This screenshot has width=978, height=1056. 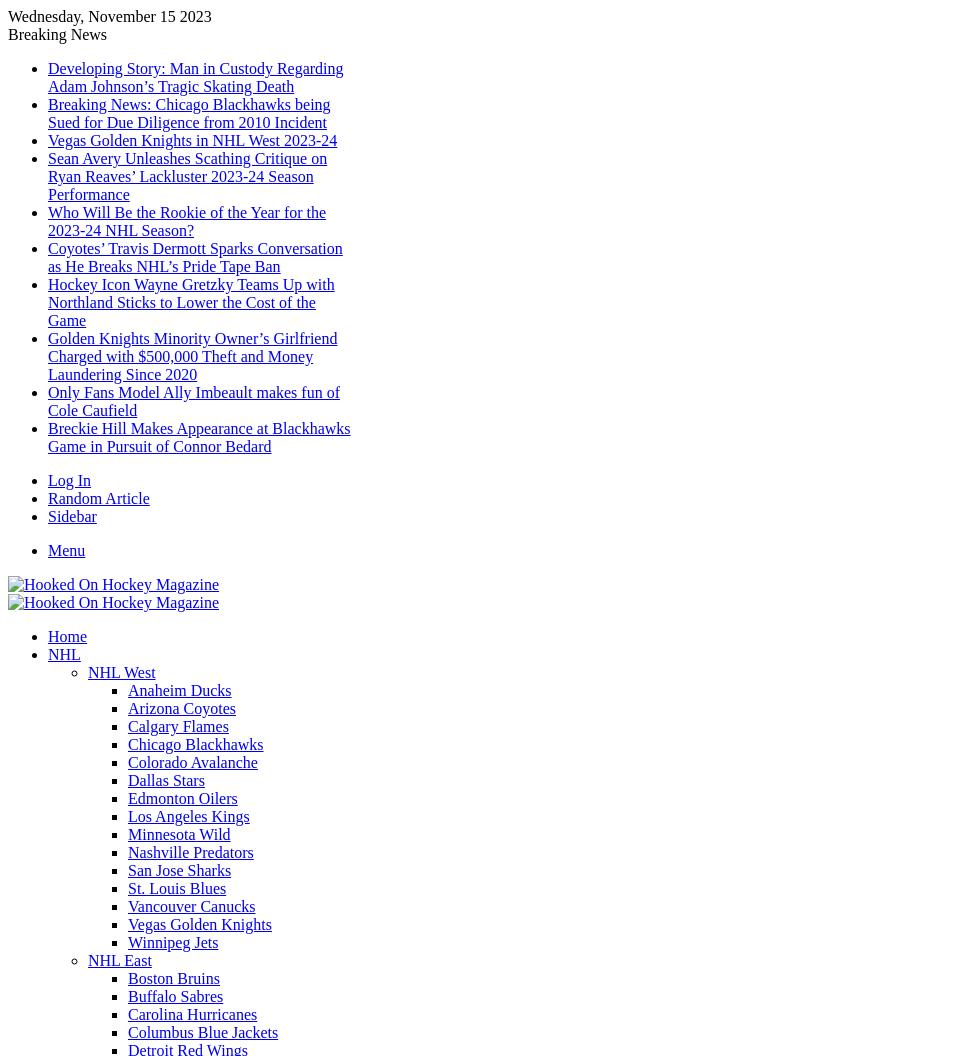 I want to click on 'Colorado Avalanche', so click(x=128, y=761).